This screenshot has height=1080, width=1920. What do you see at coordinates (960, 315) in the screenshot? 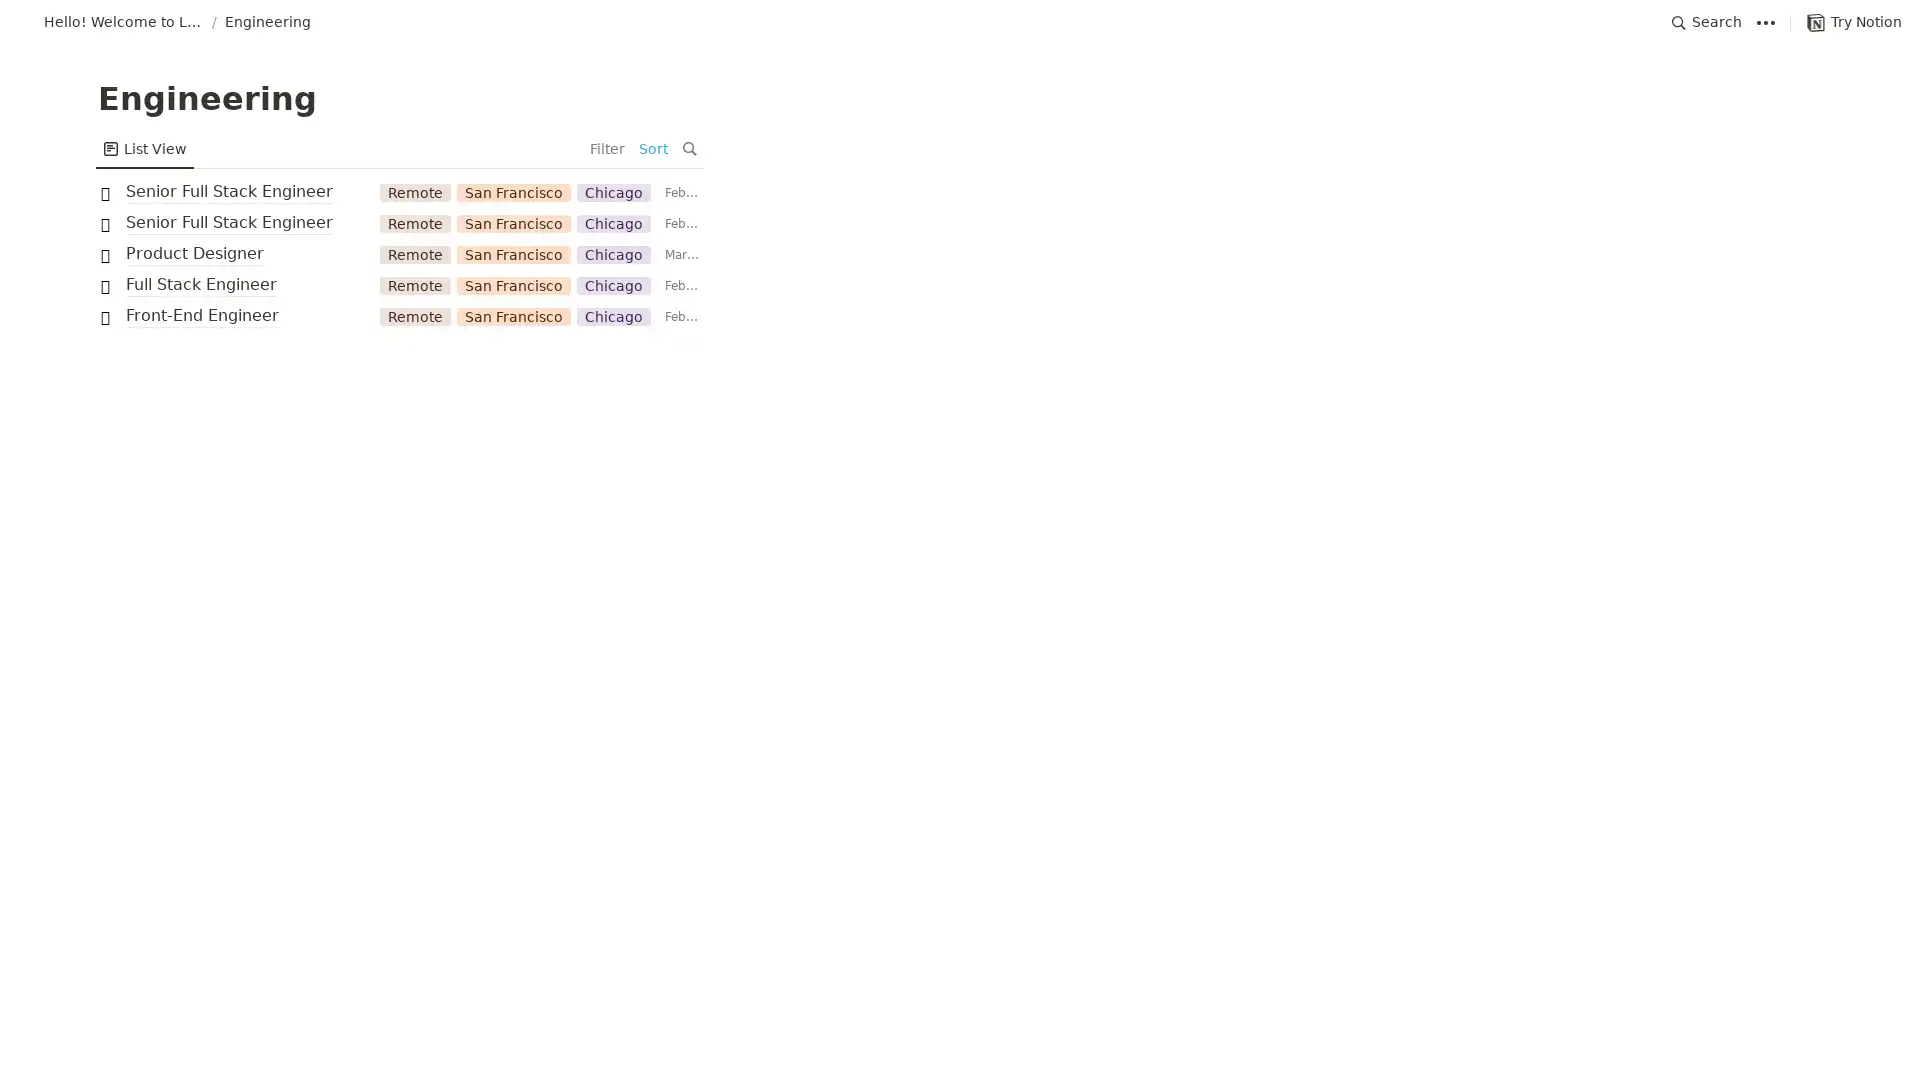
I see `Front-End Engineer Remote San Francisco Chicago February 26, 2022 2:52 PM` at bounding box center [960, 315].